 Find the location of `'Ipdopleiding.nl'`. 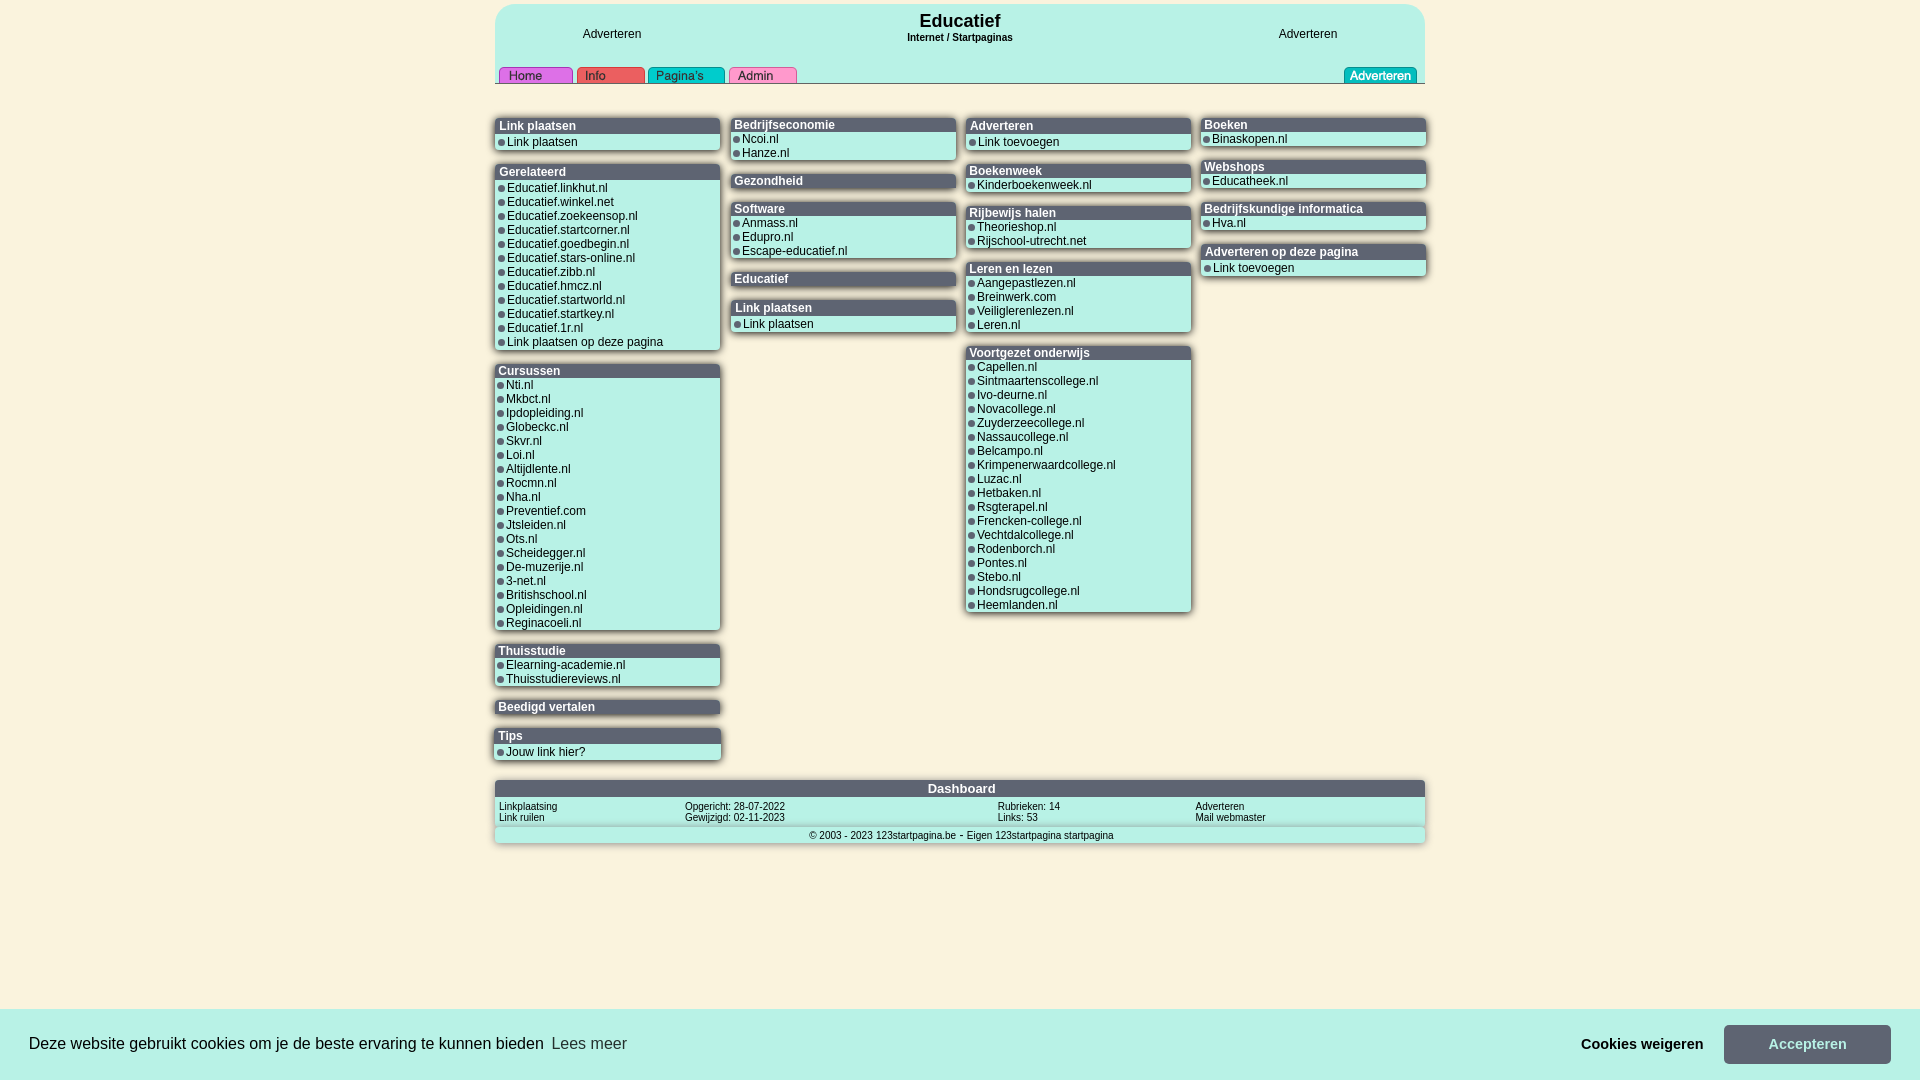

'Ipdopleiding.nl' is located at coordinates (505, 411).